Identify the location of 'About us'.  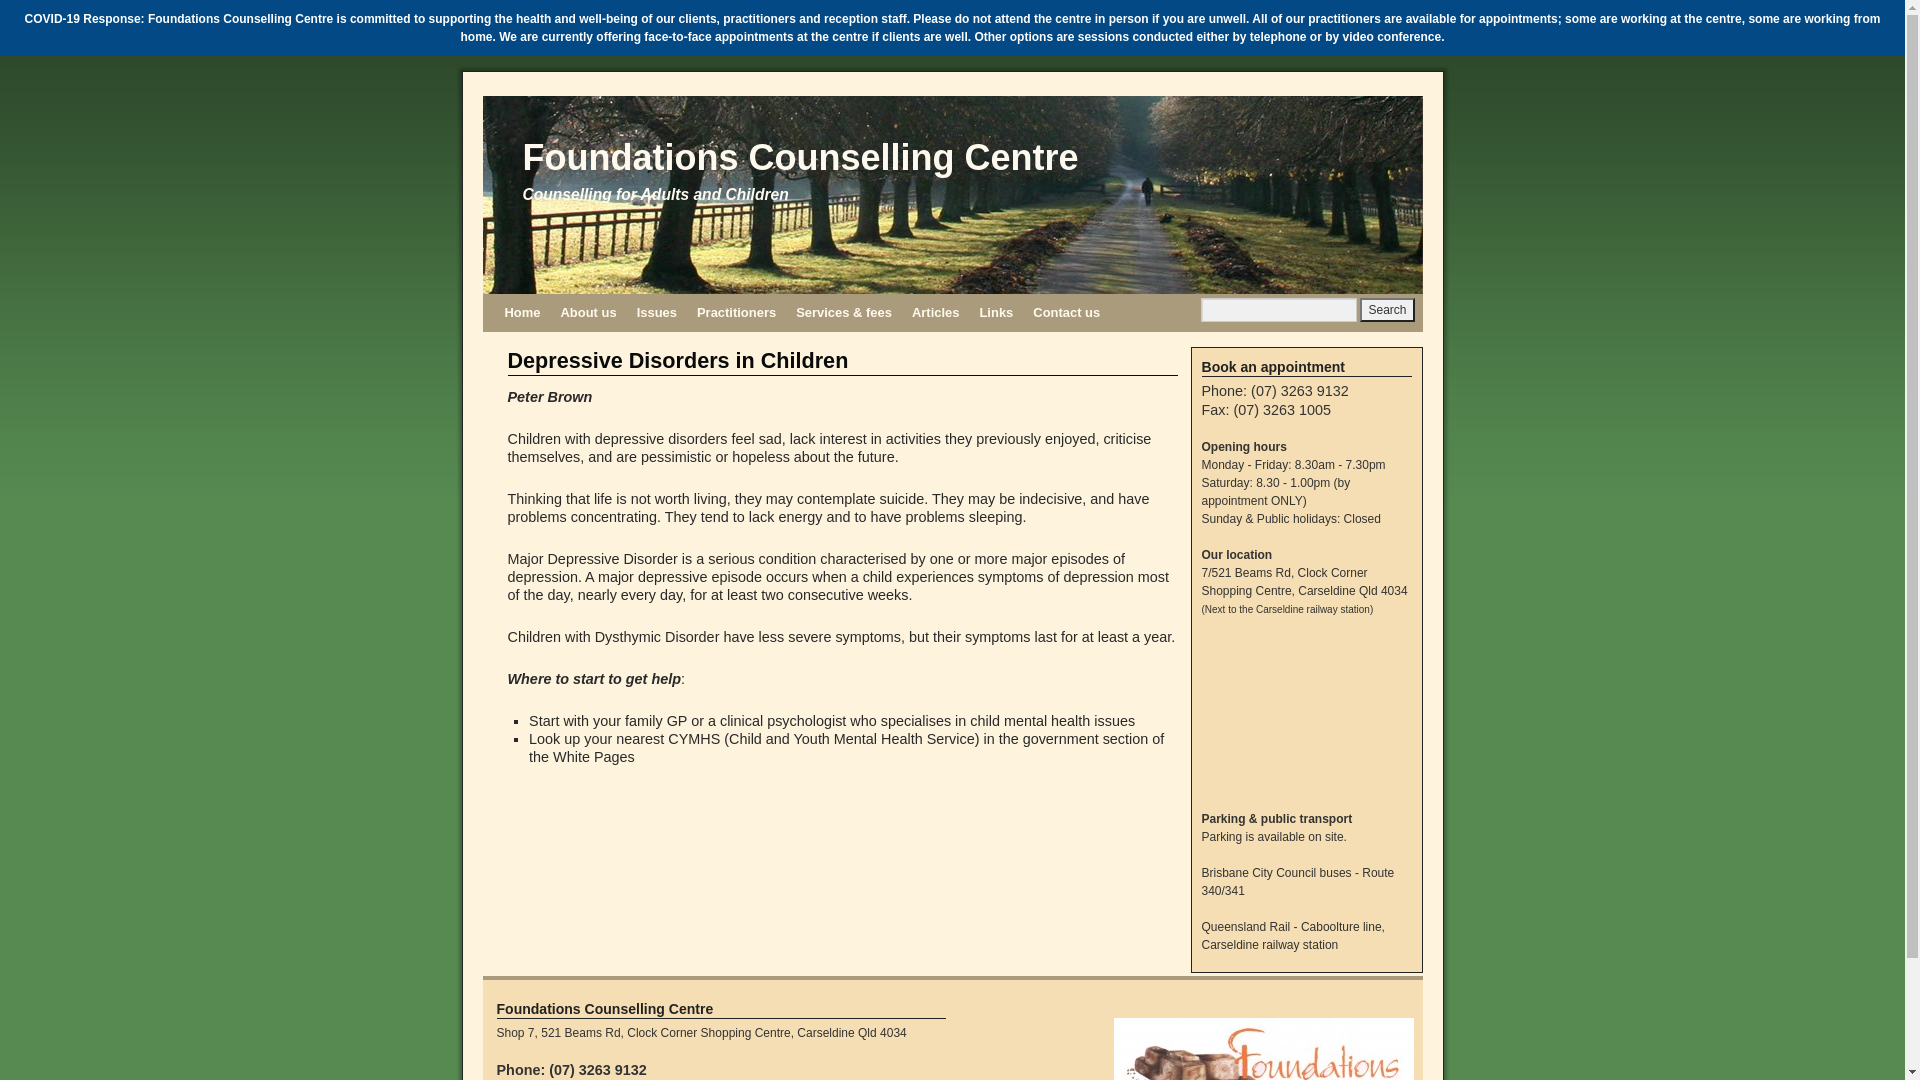
(587, 312).